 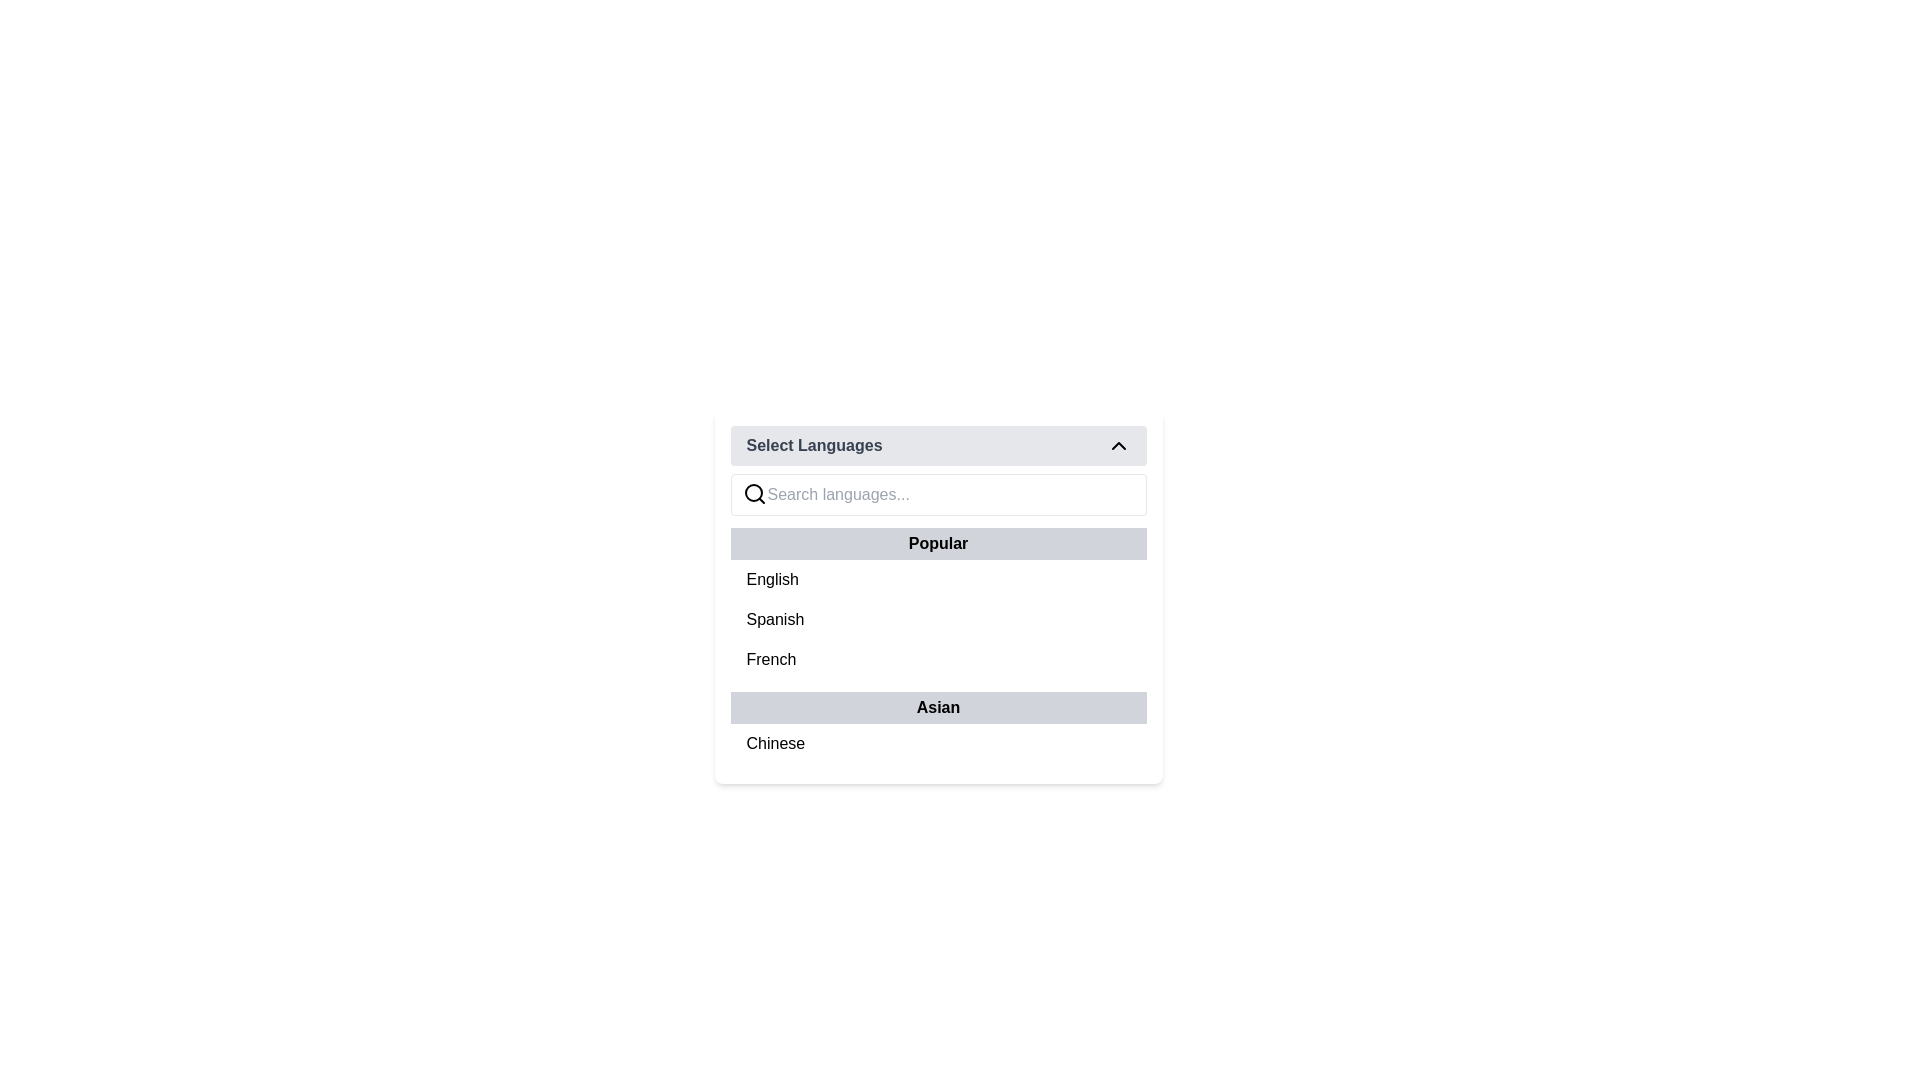 I want to click on the 'English' text label in the language selection dropdown menu, which is the first entry under the 'Popular' category, so click(x=771, y=579).